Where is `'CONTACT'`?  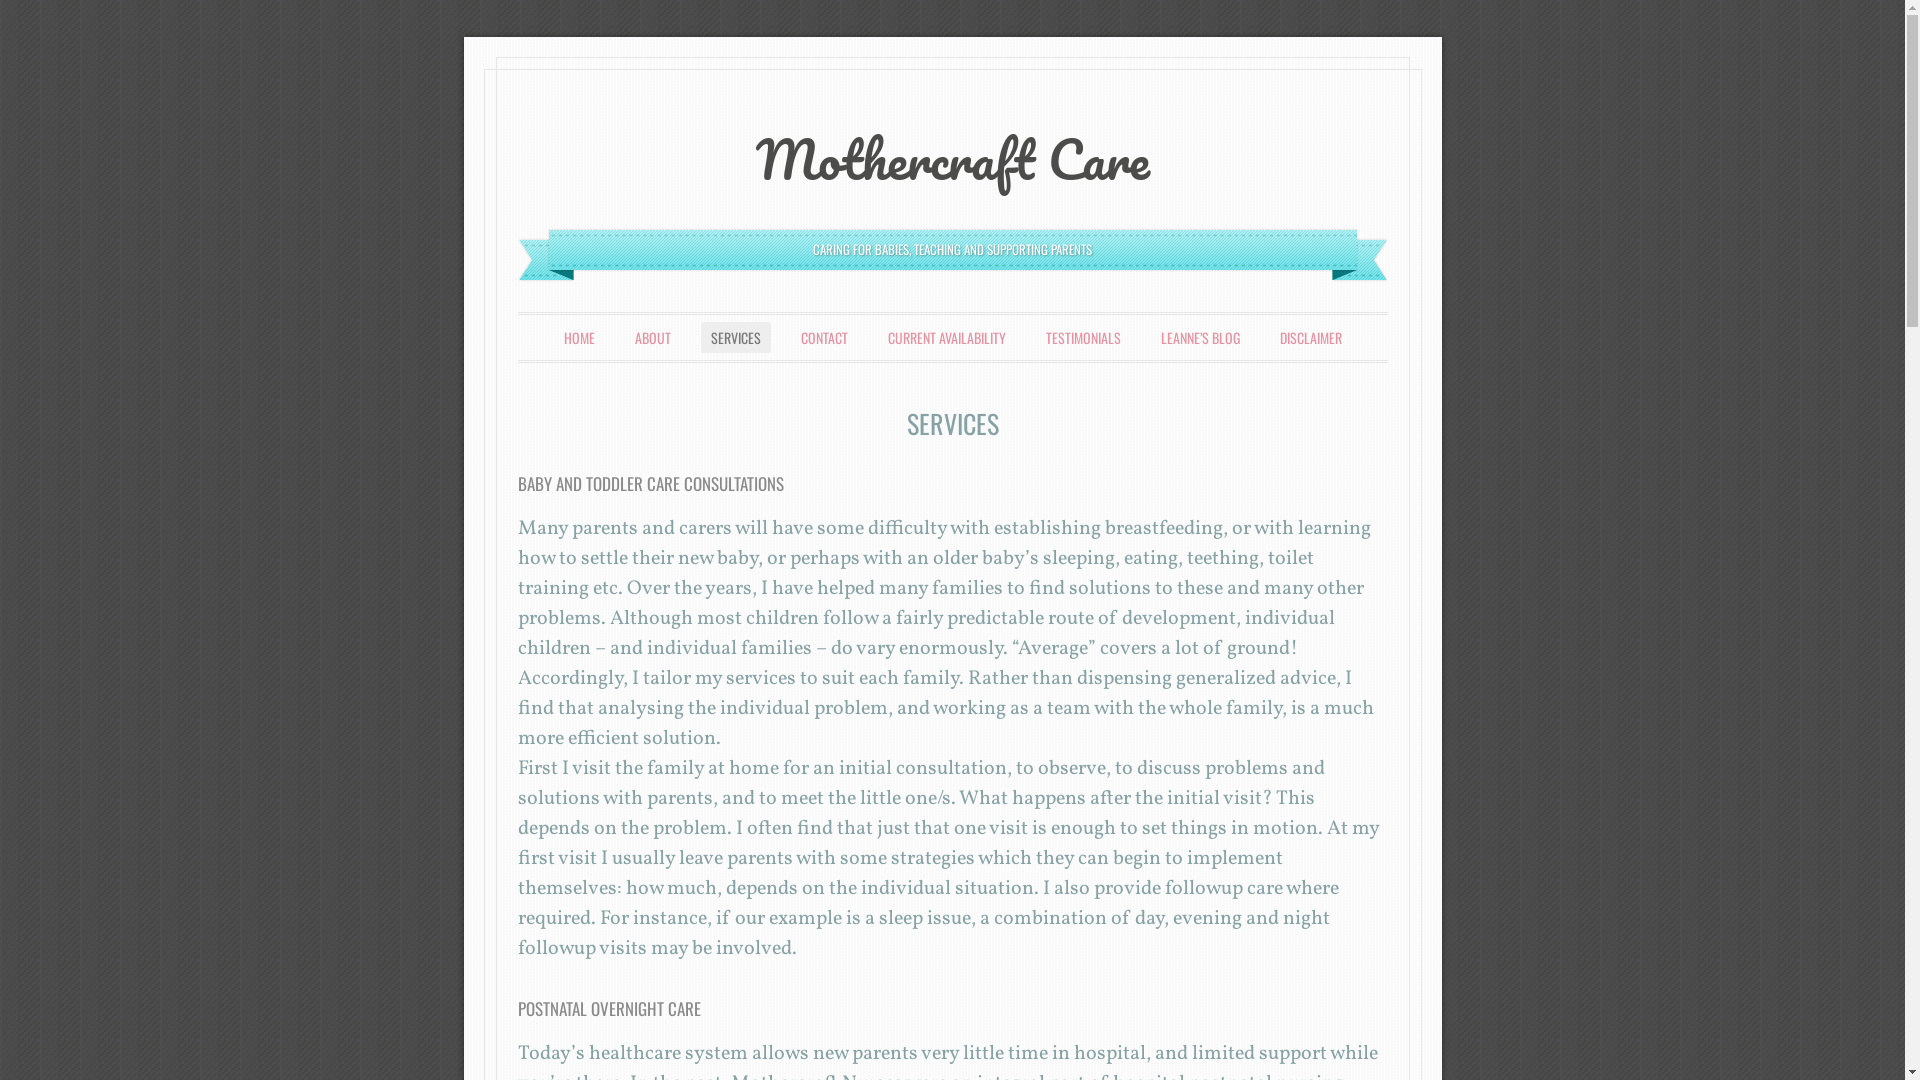 'CONTACT' is located at coordinates (823, 336).